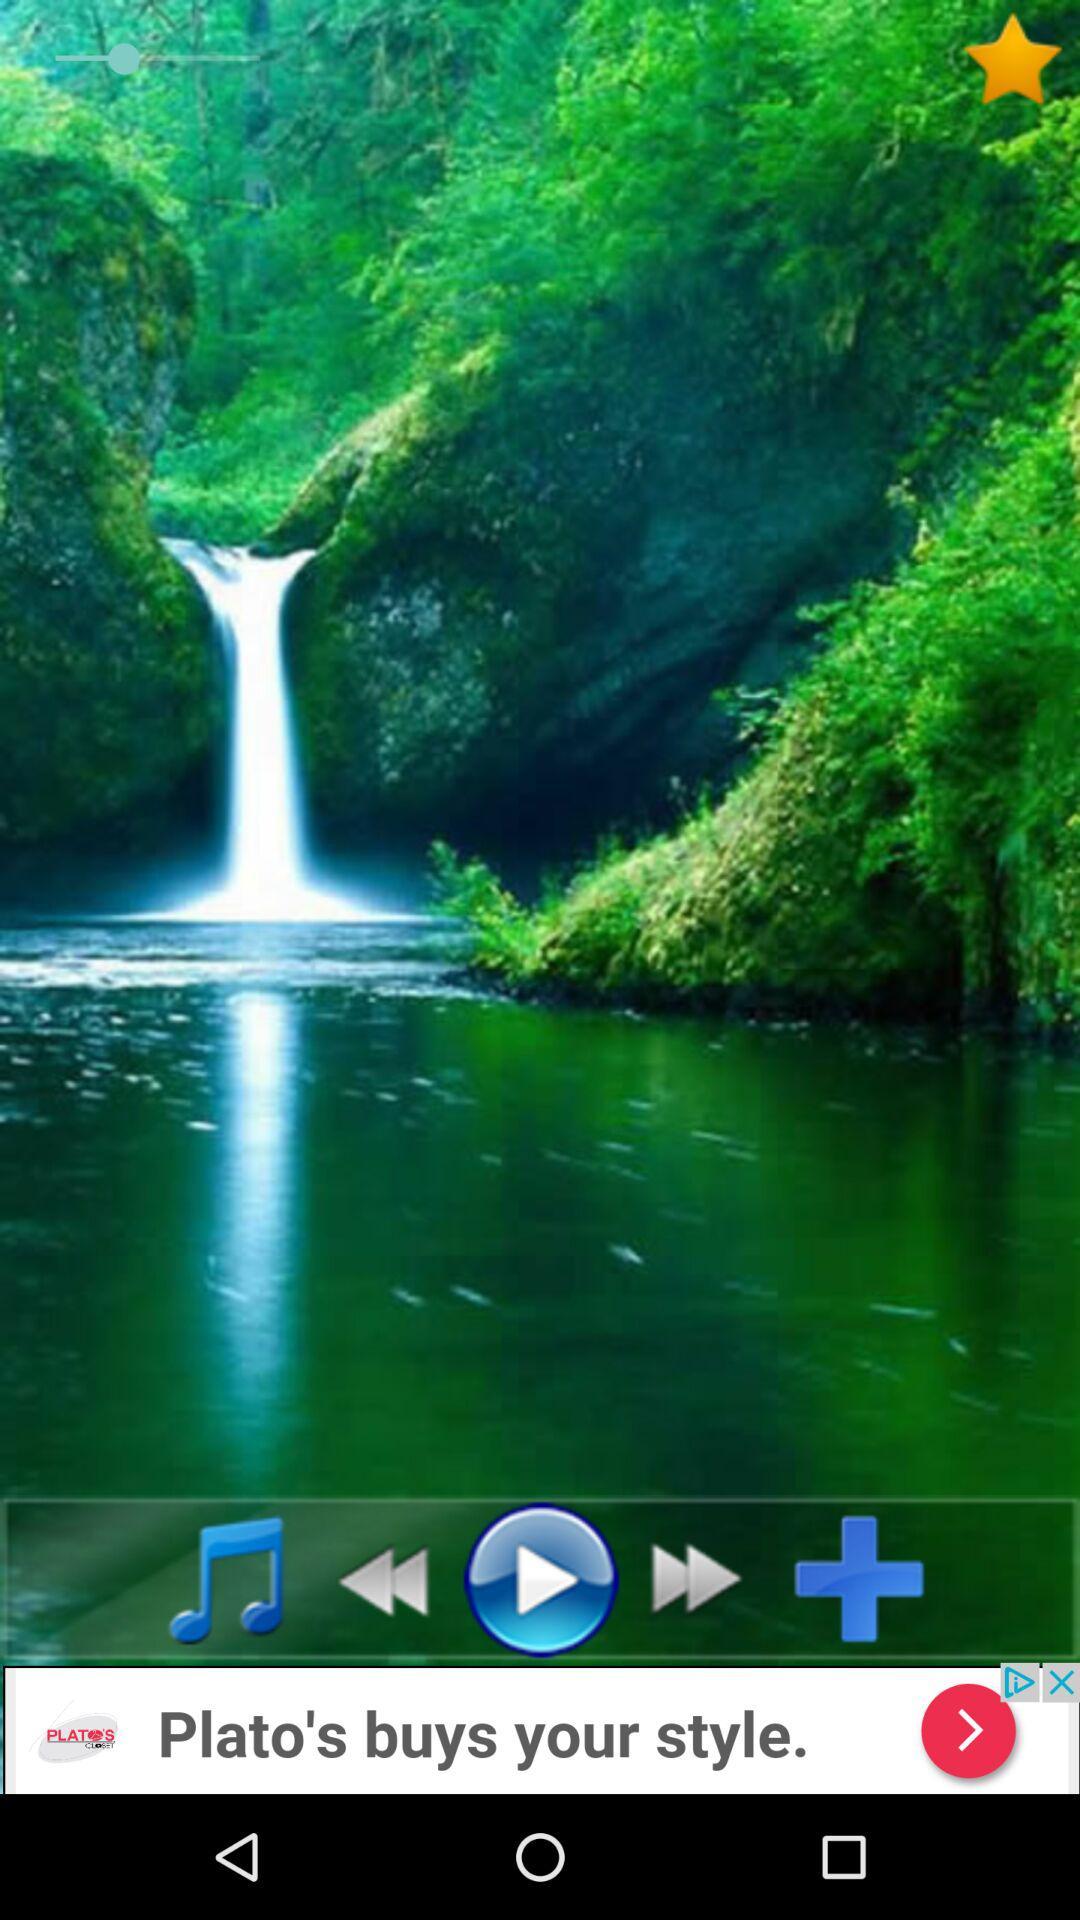  Describe the element at coordinates (874, 1577) in the screenshot. I see `the add icon` at that location.